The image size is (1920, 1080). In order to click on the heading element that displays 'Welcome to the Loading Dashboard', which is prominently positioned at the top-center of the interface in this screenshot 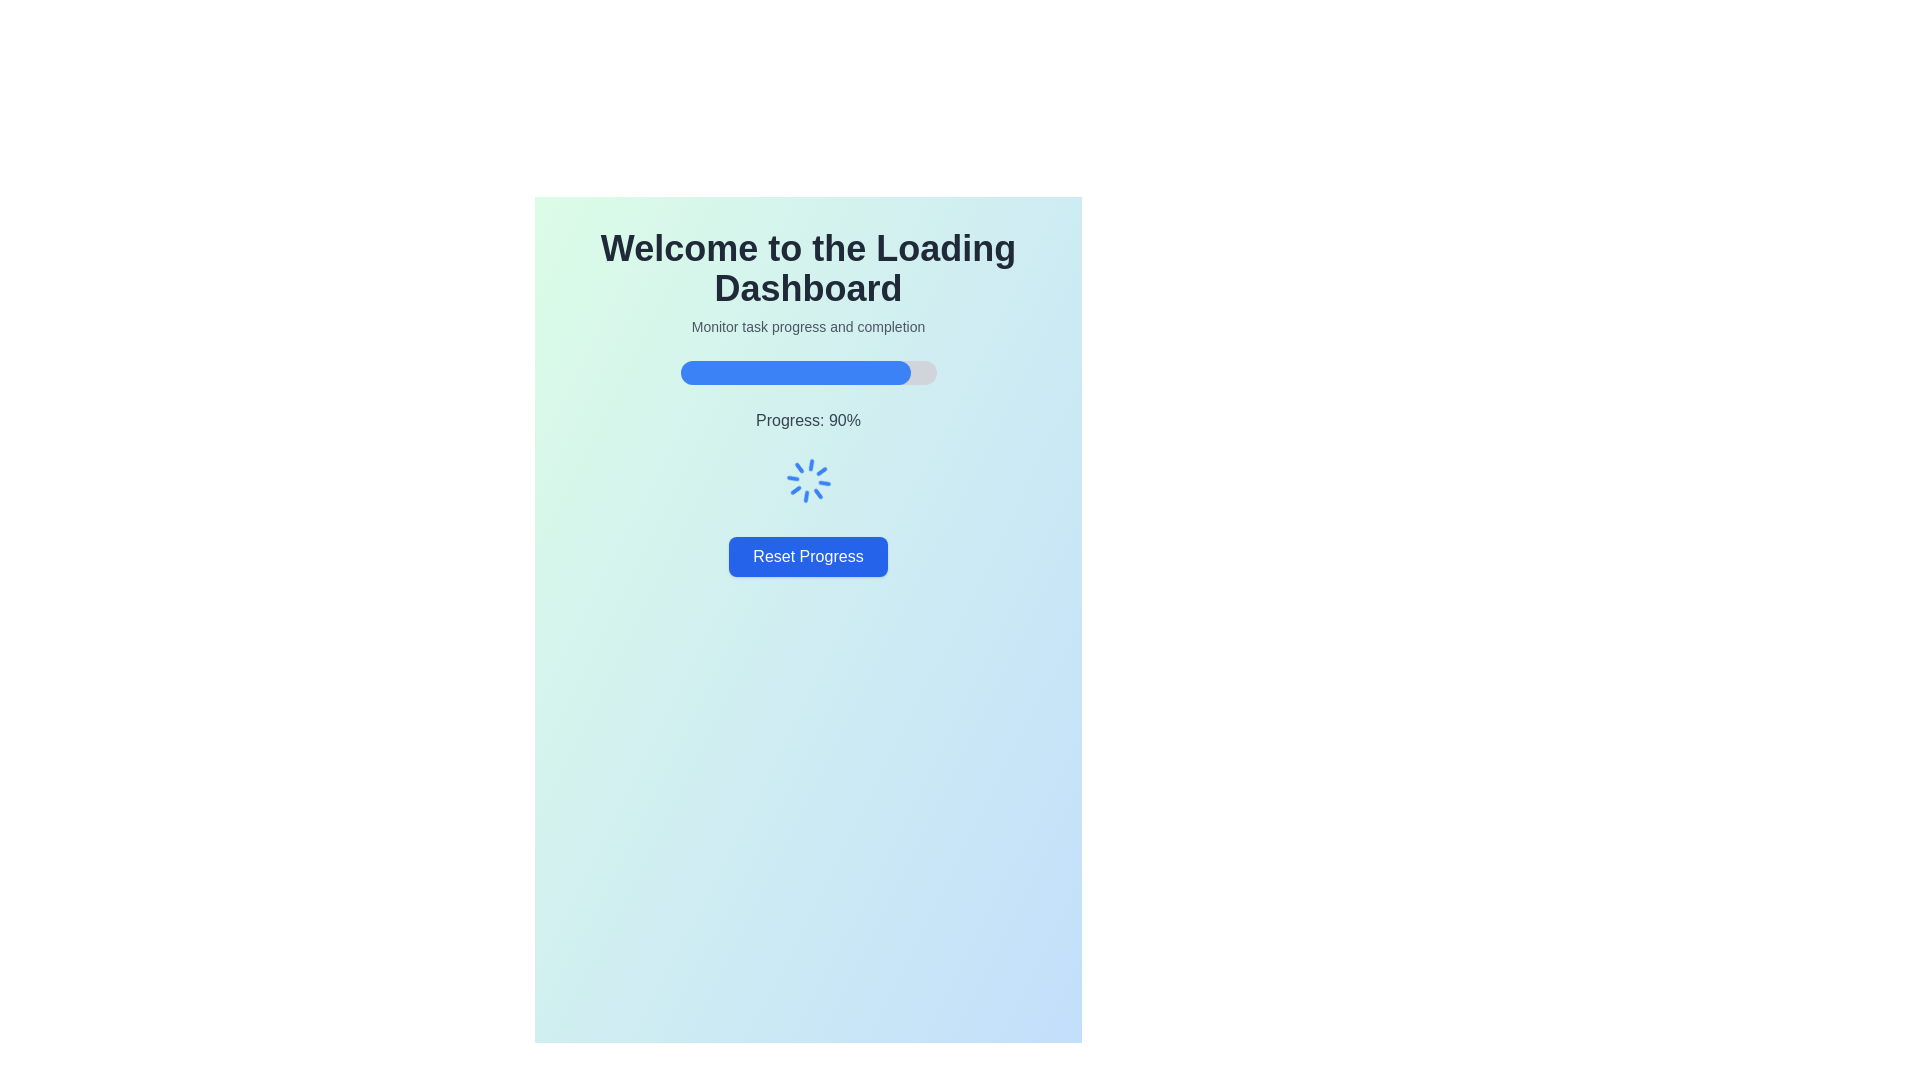, I will do `click(808, 268)`.